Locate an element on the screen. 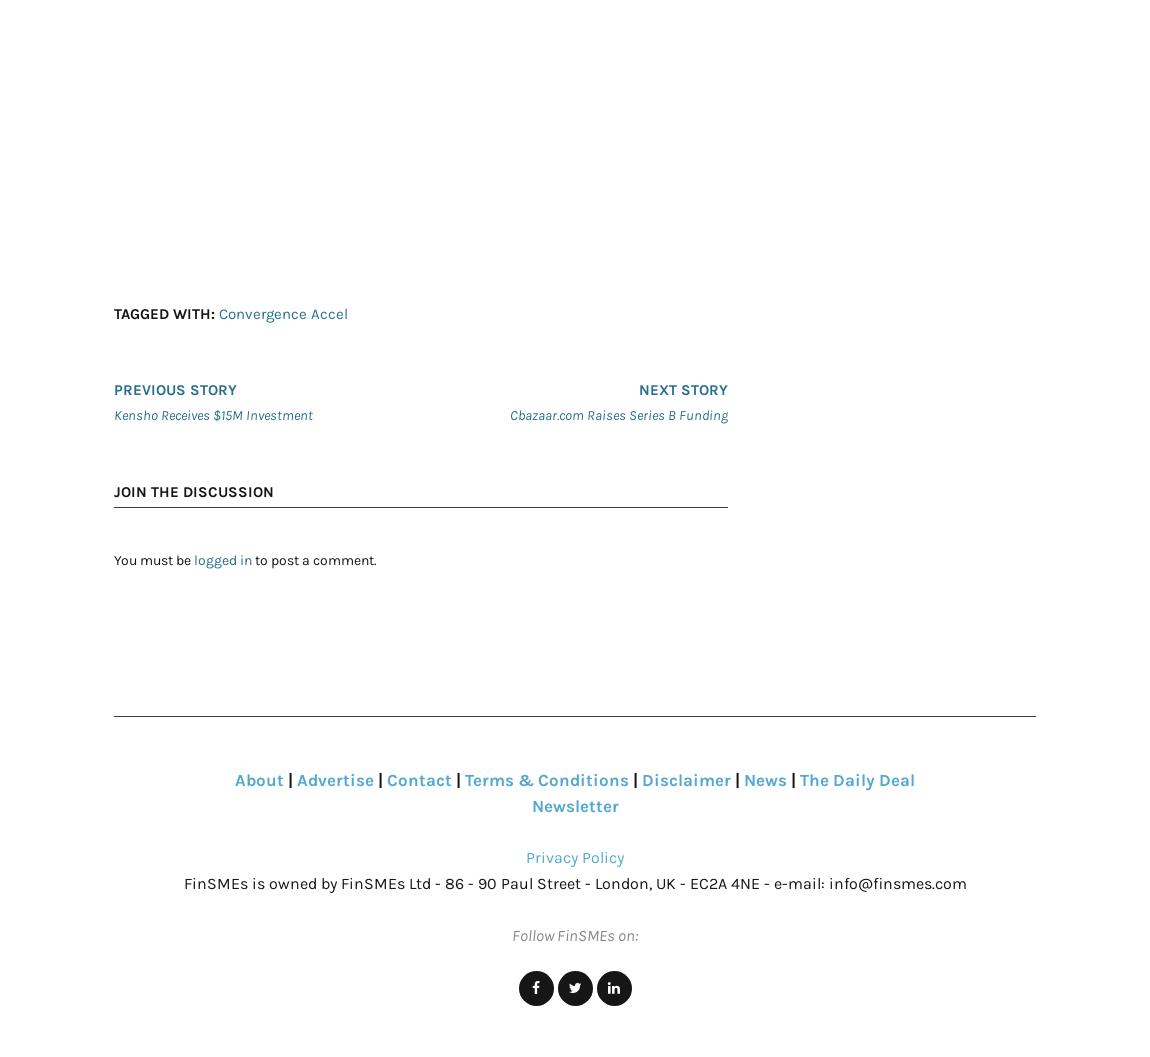  'Advertise' is located at coordinates (335, 779).